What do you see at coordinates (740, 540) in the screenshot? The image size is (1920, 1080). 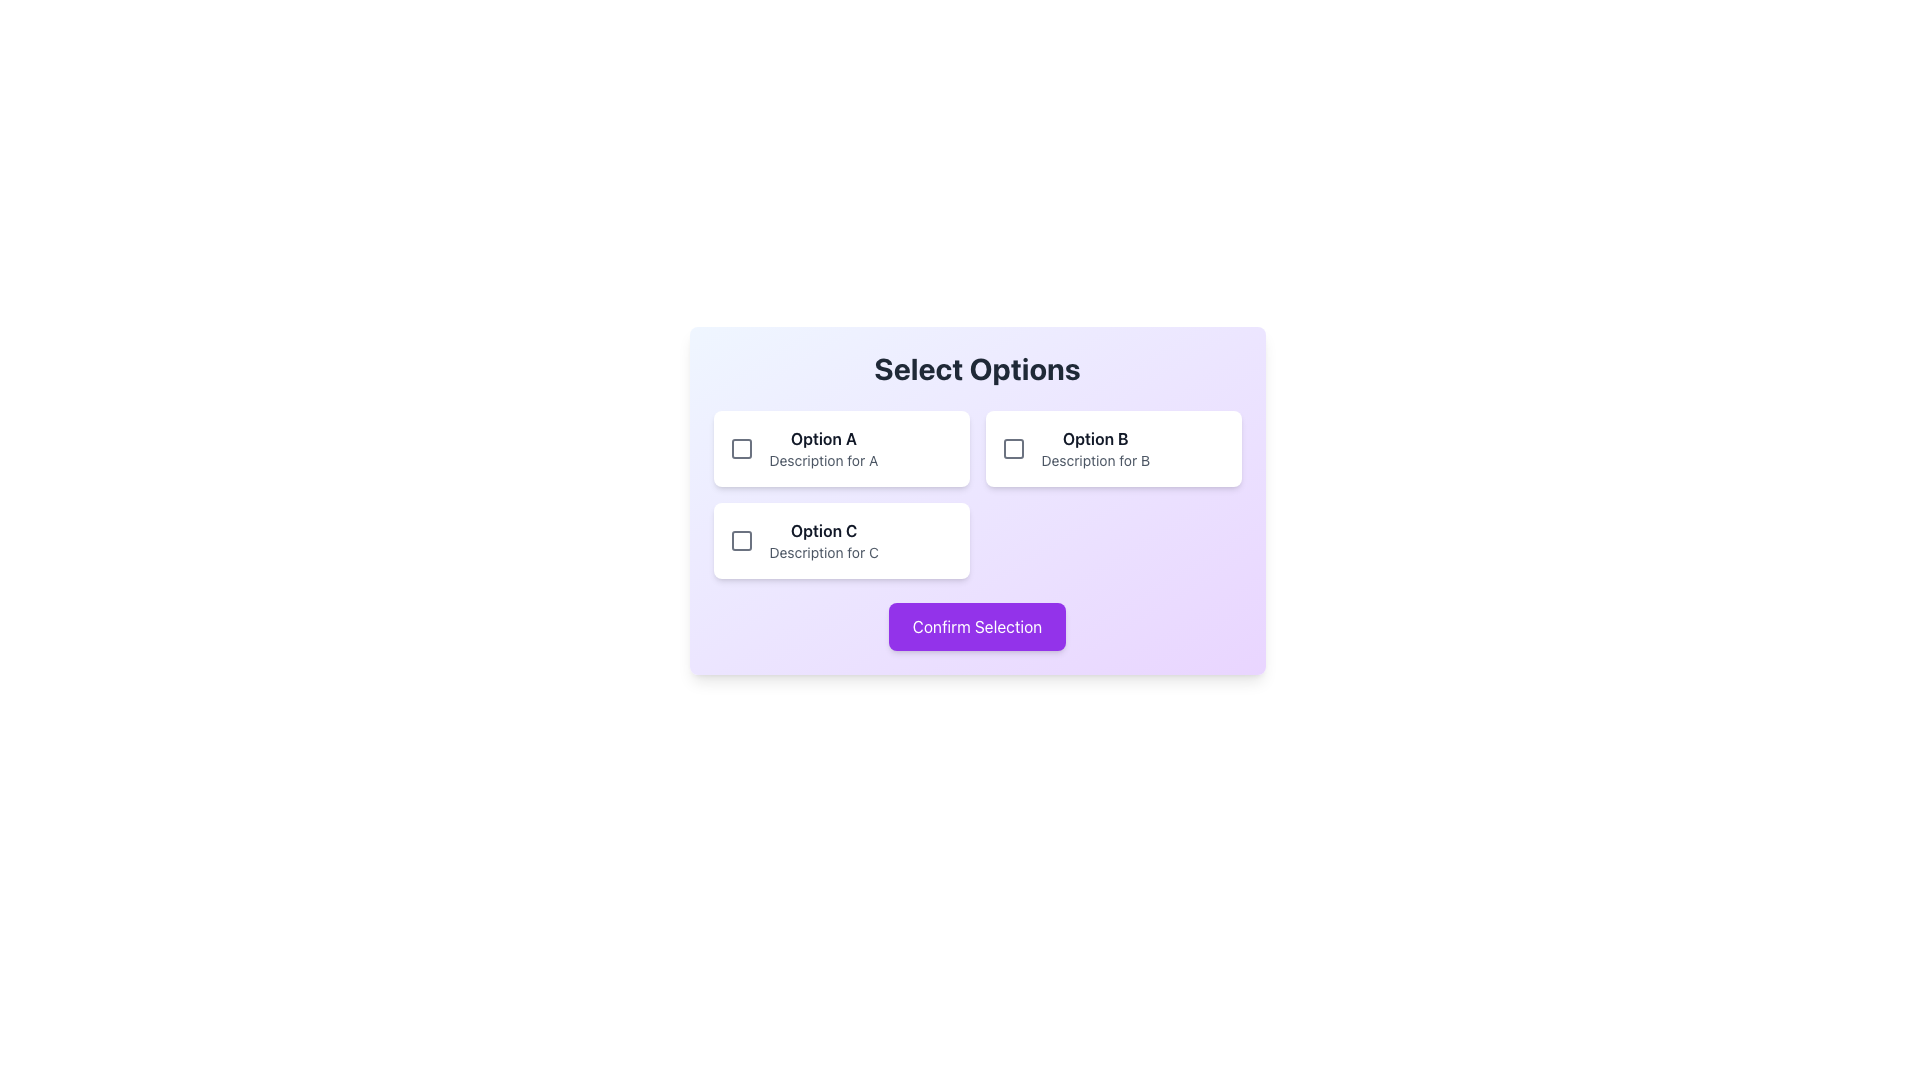 I see `the selection icon located on the left side of the 'Option C' text` at bounding box center [740, 540].